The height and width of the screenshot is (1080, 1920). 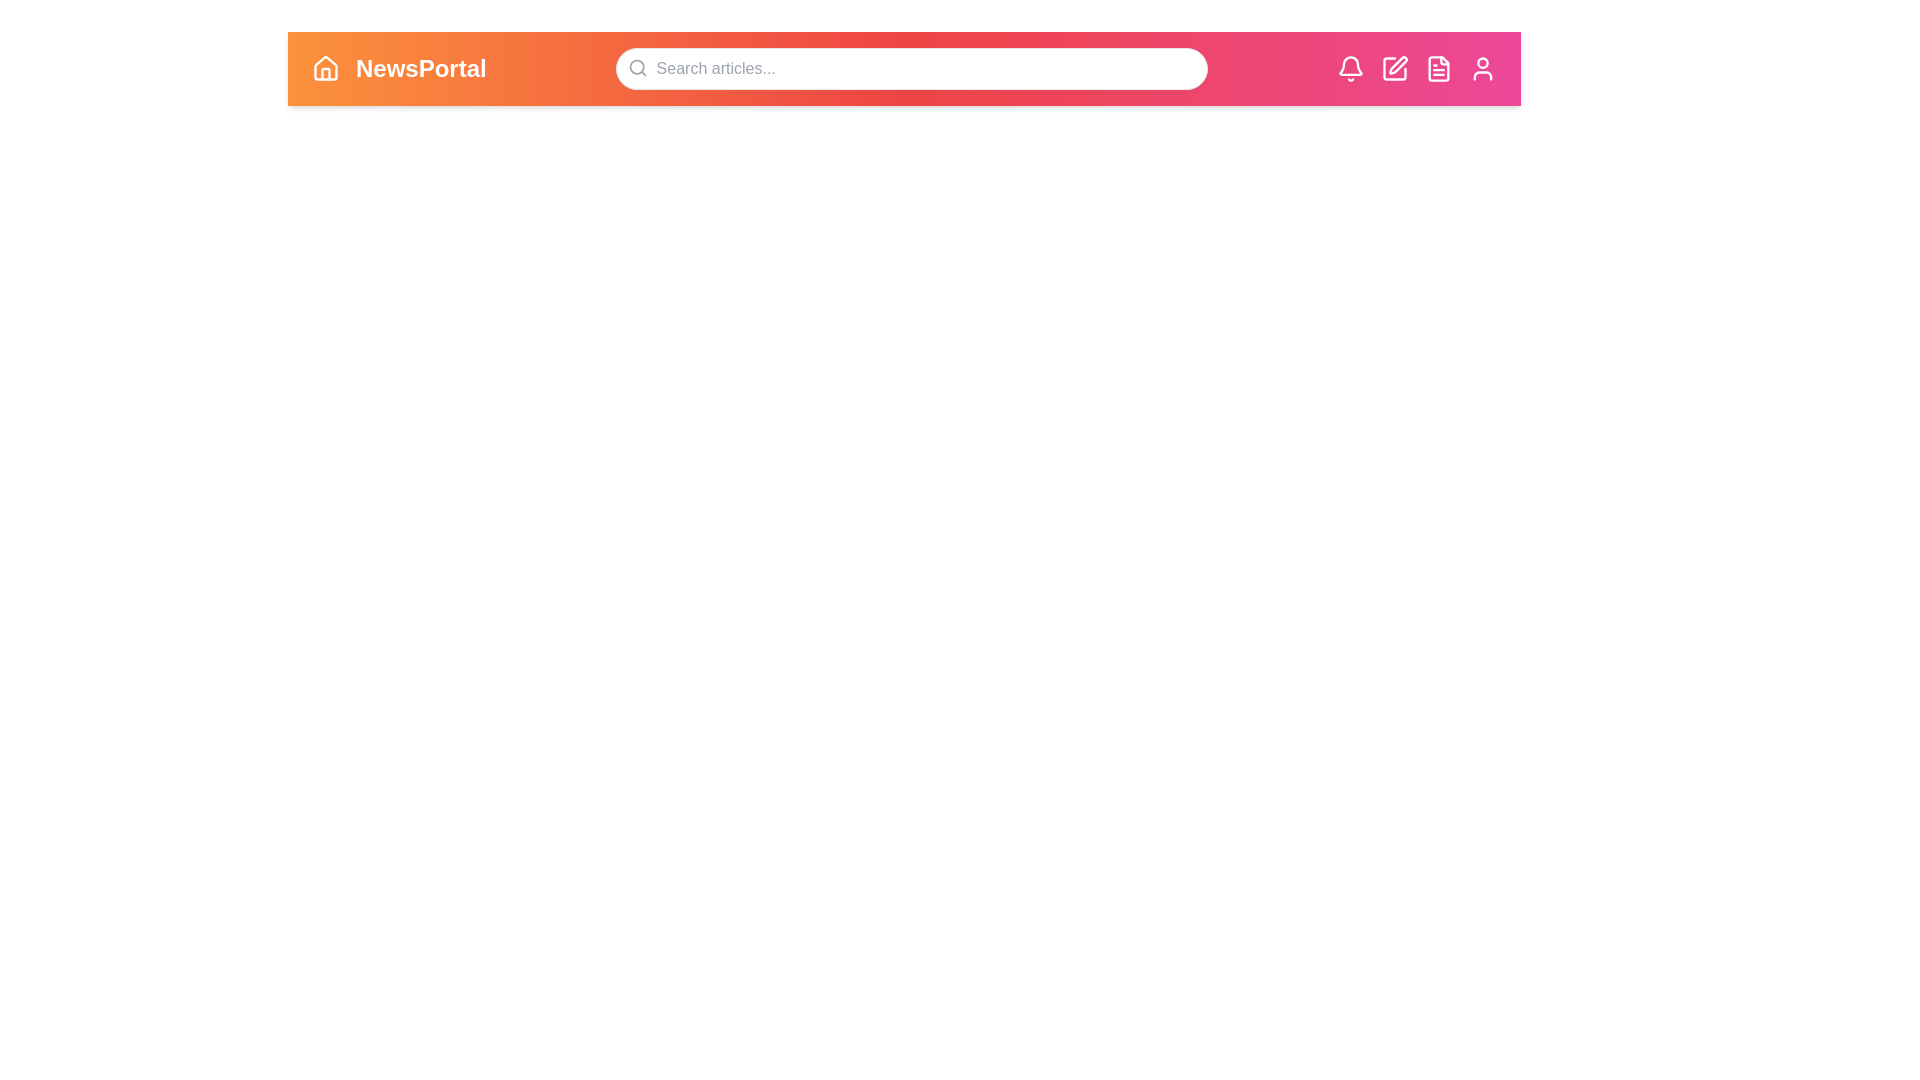 What do you see at coordinates (1438, 68) in the screenshot?
I see `the 'FileText' icon to view documents or files` at bounding box center [1438, 68].